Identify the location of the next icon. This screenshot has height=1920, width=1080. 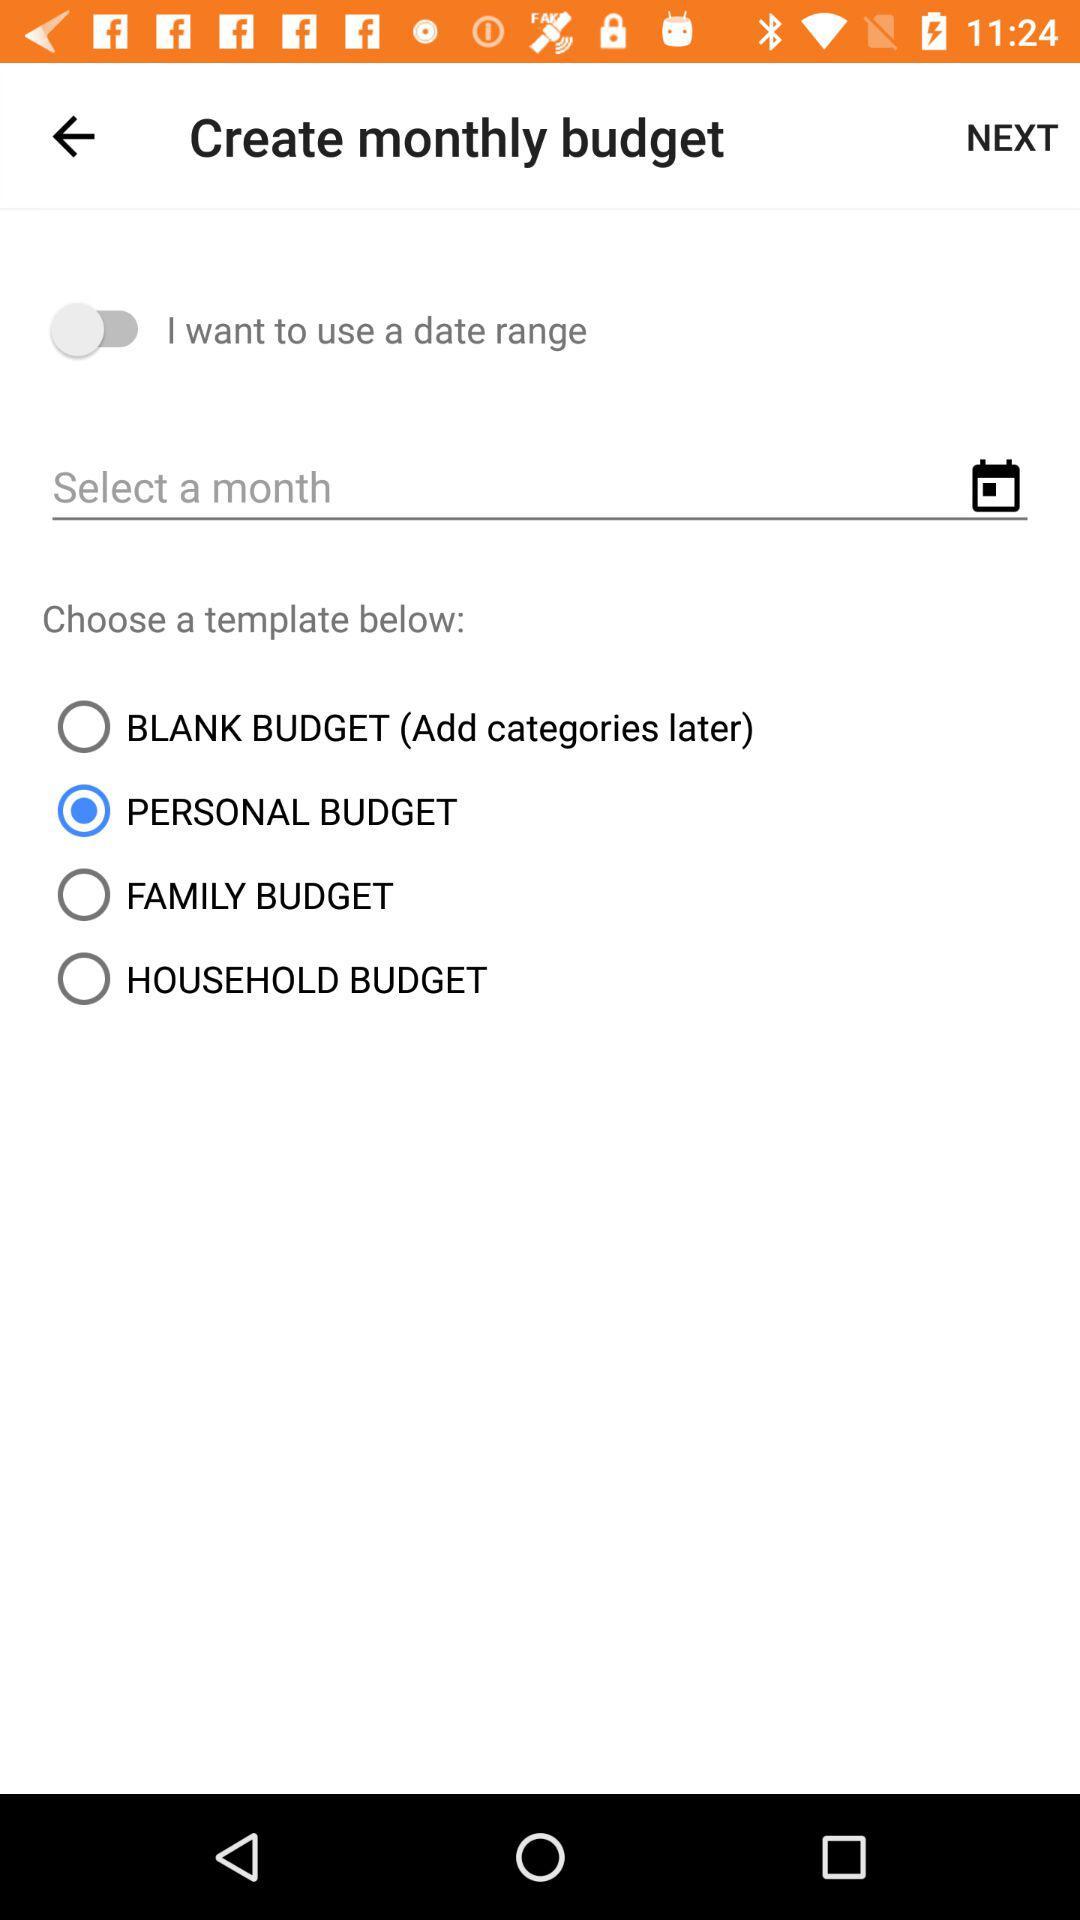
(1012, 135).